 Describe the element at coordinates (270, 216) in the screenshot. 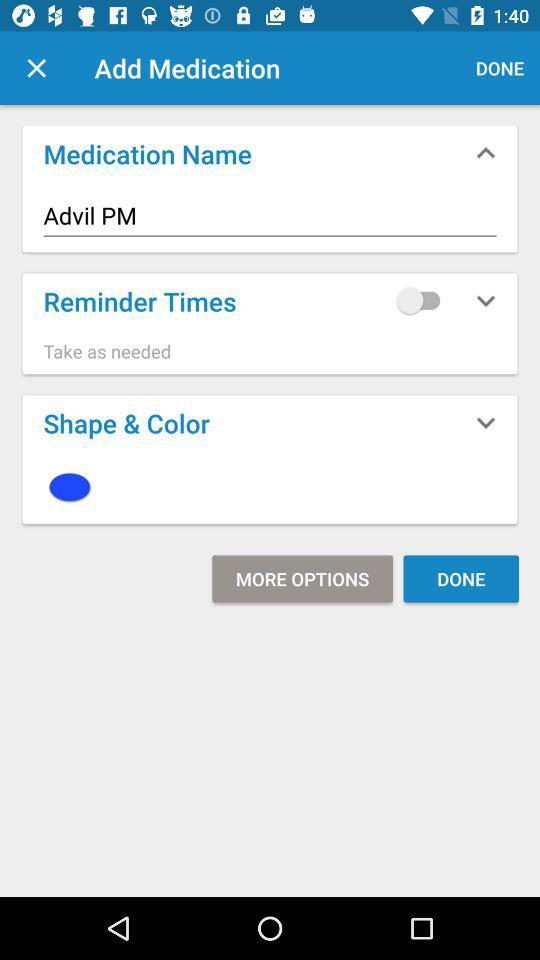

I see `advil pm icon` at that location.